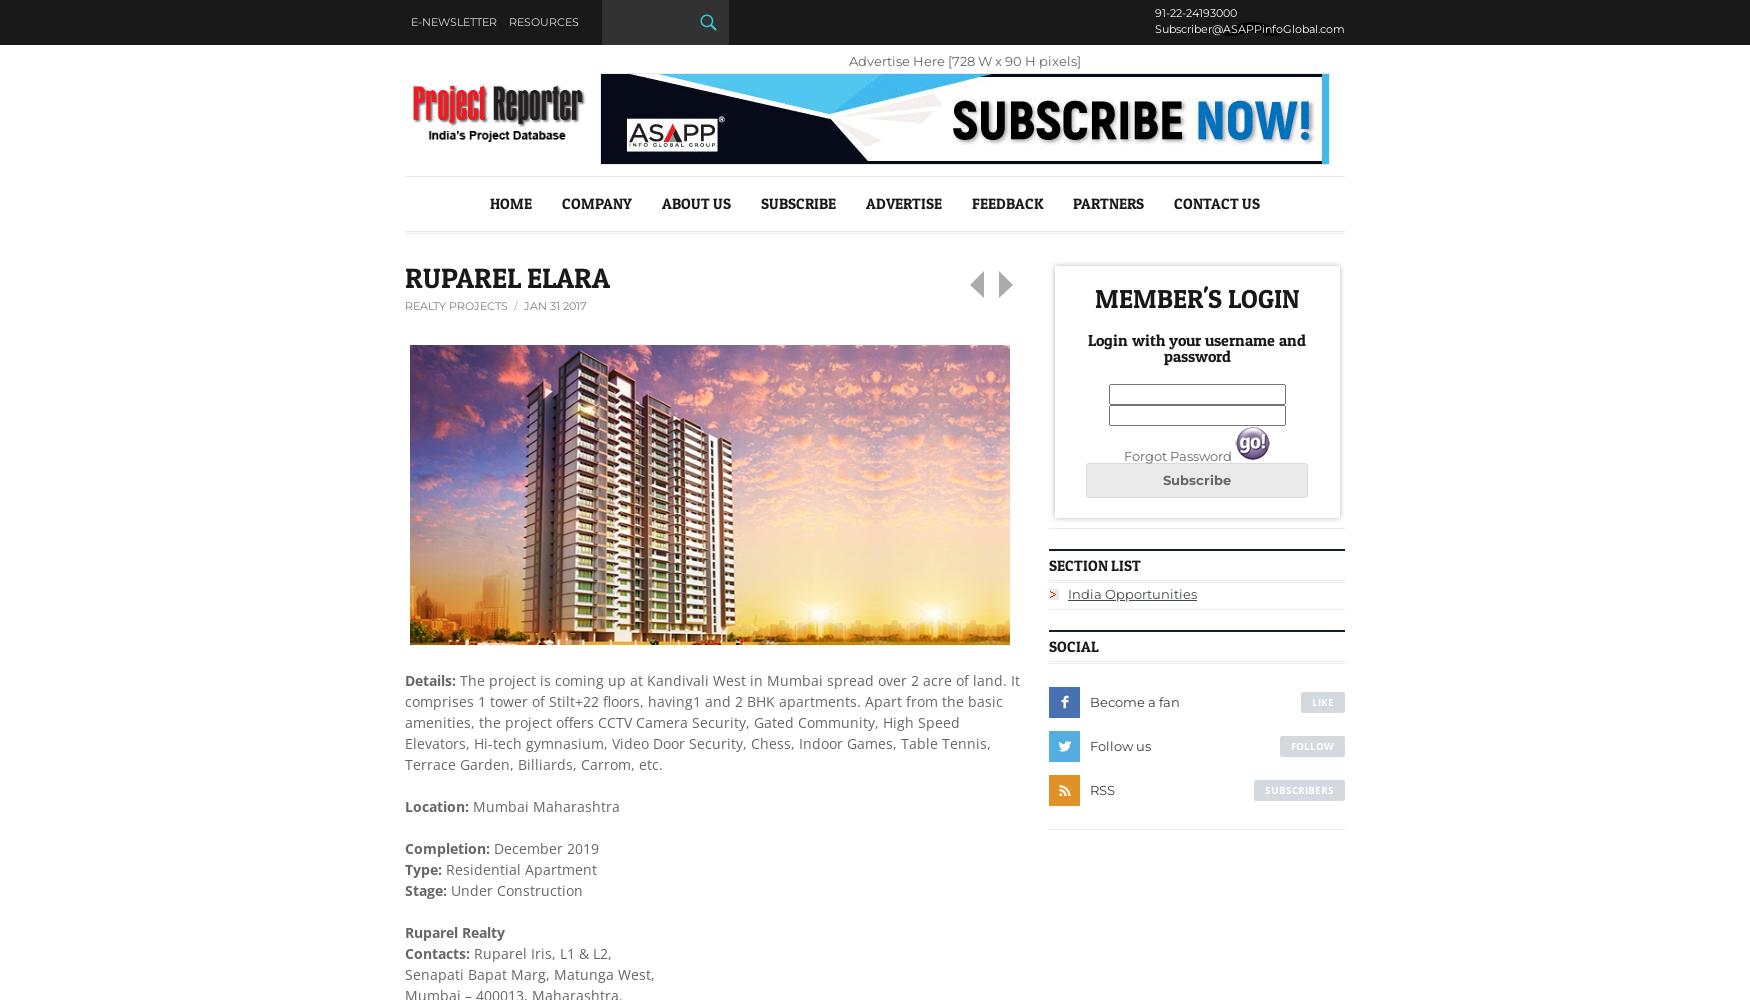  What do you see at coordinates (1073, 645) in the screenshot?
I see `'Social'` at bounding box center [1073, 645].